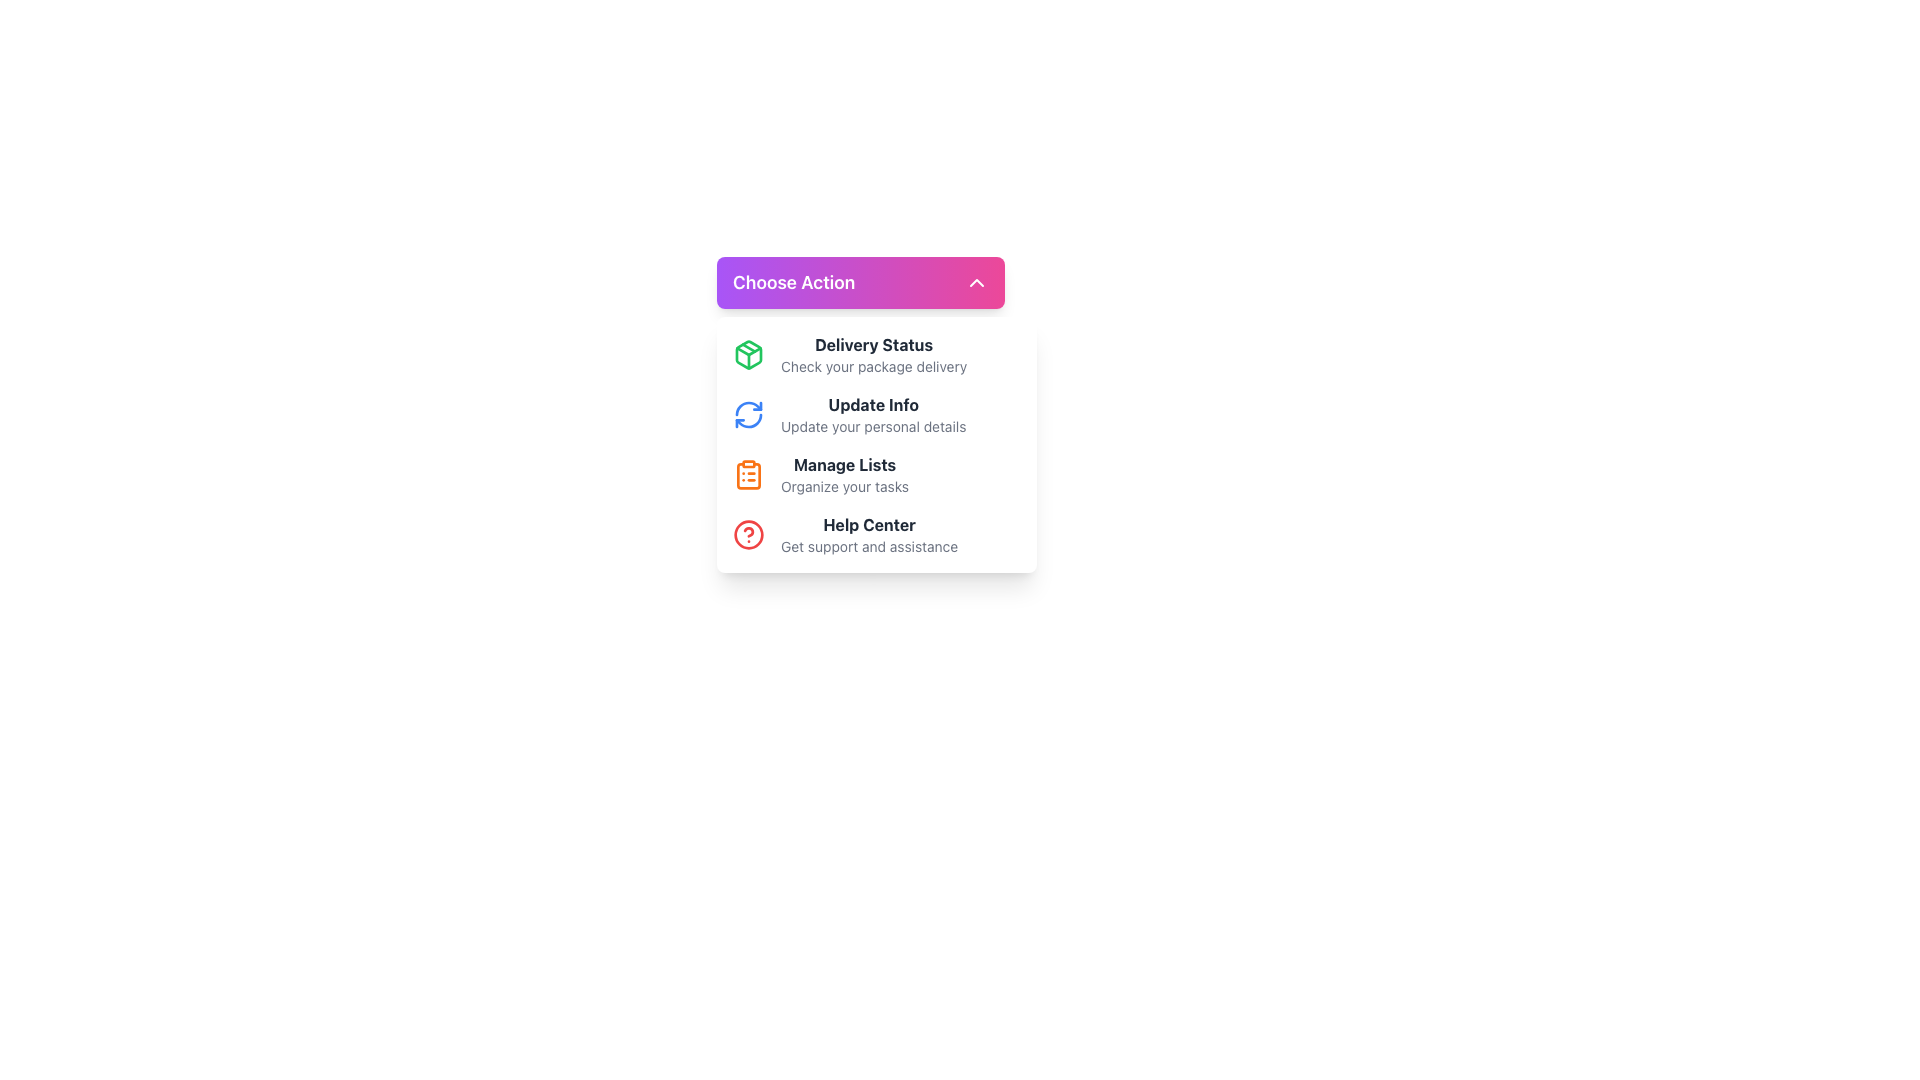 This screenshot has height=1080, width=1920. Describe the element at coordinates (747, 474) in the screenshot. I see `the vibrant orange clipboard icon with a list design, which is positioned in the 'Manage Lists' section, to the left of the 'Manage Lists' text` at that location.